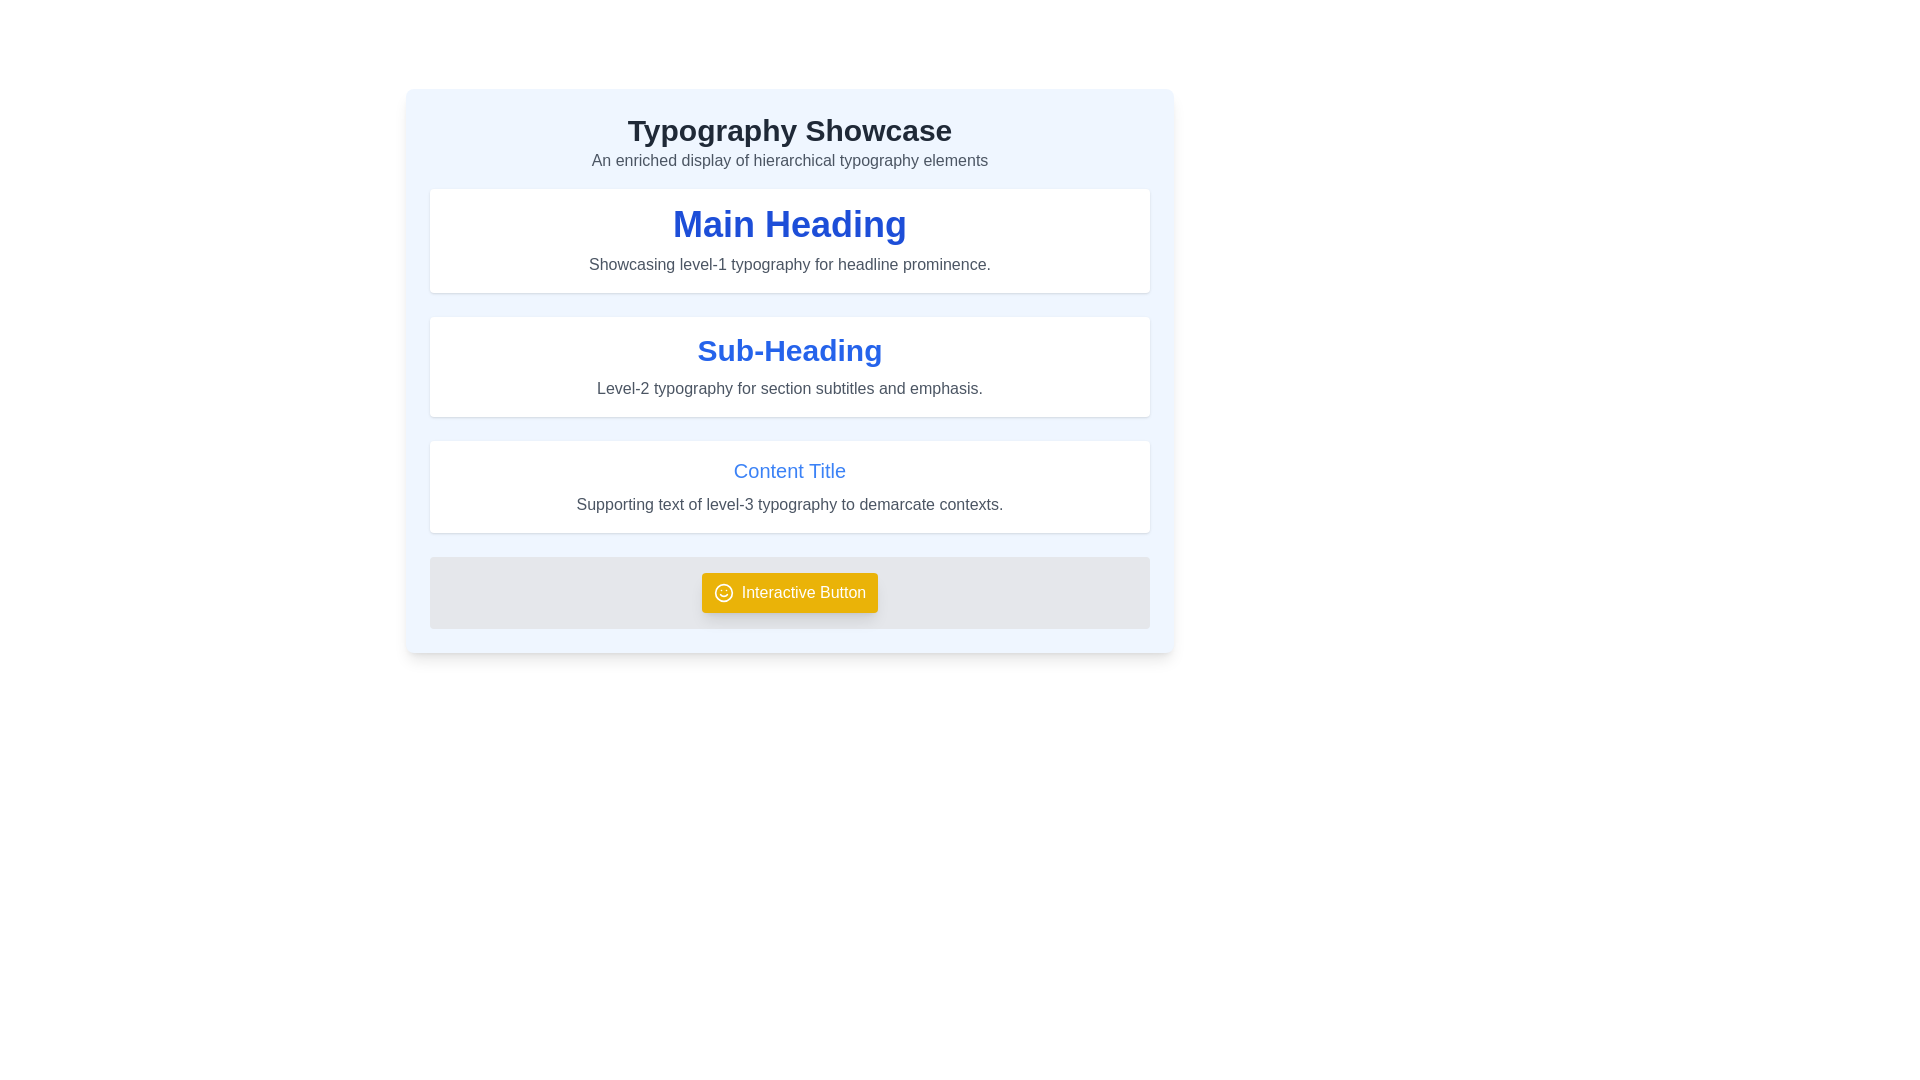 This screenshot has width=1920, height=1080. I want to click on the Composite section containing the heading 'Main Heading' and the subtext 'Showcasing level-1 typography for headline prominence.', so click(789, 239).